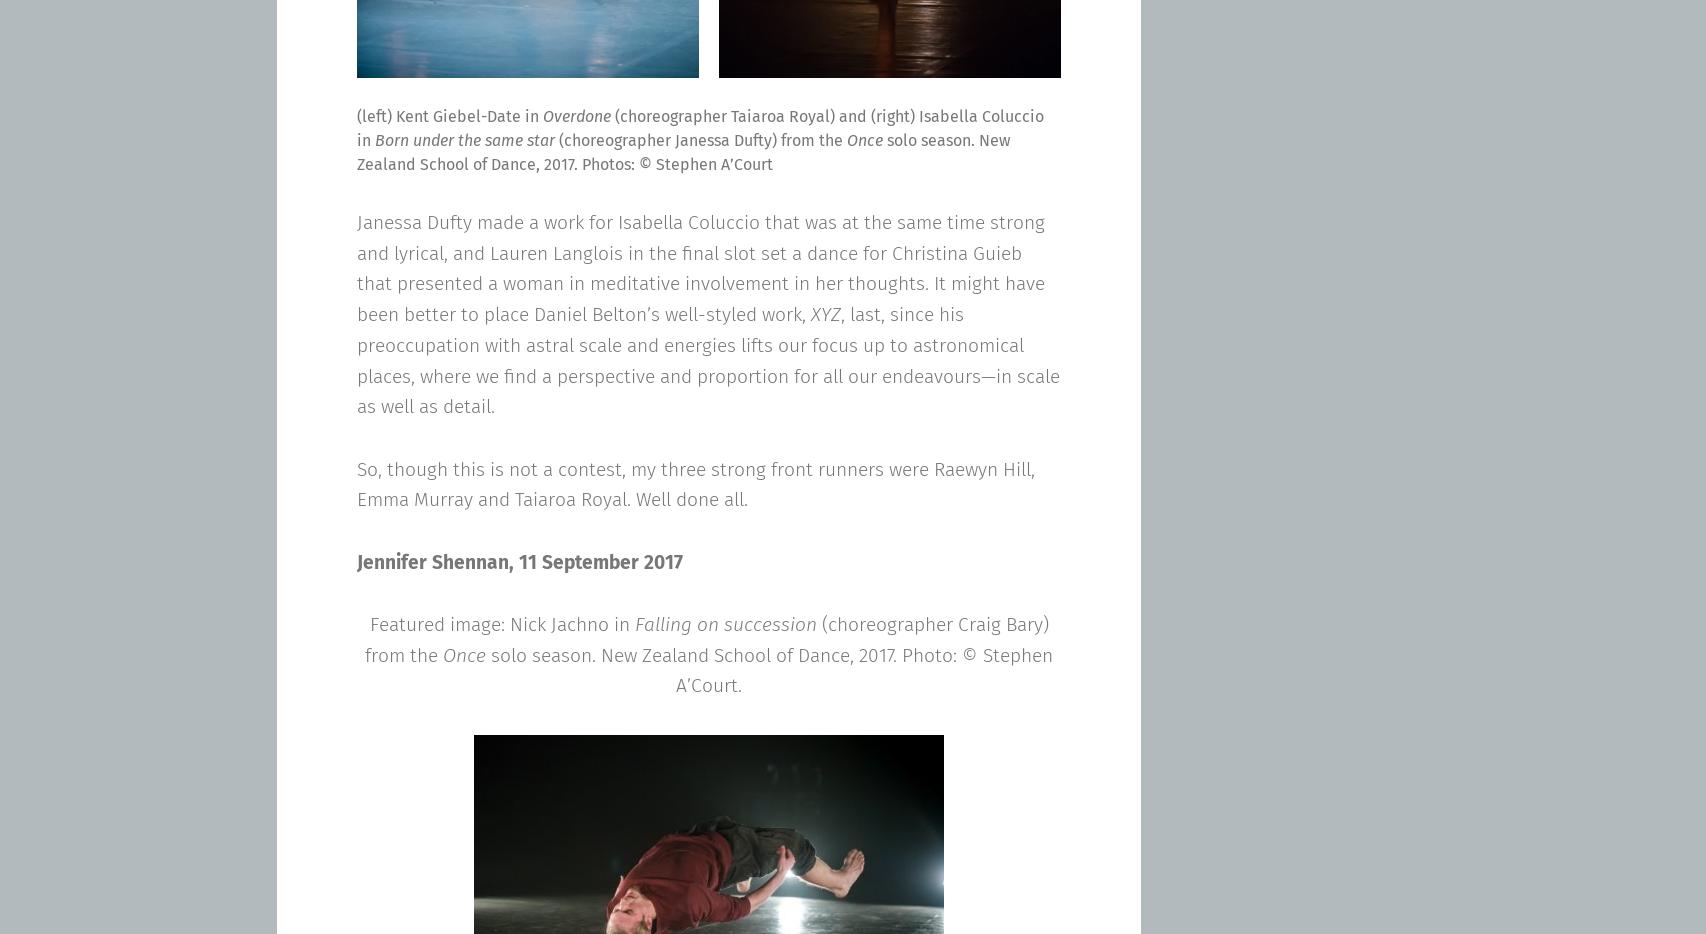  I want to click on 'Janessa Dufty made a work for Isabella Coluccio that was at the same time strong and lyrical, and Lauren Langlois in the final slot set a dance for Christina Guieb that presented a woman in meditative involvement in her thoughts. It might have been better to place Daniel Belton’s well-styled work,', so click(357, 268).